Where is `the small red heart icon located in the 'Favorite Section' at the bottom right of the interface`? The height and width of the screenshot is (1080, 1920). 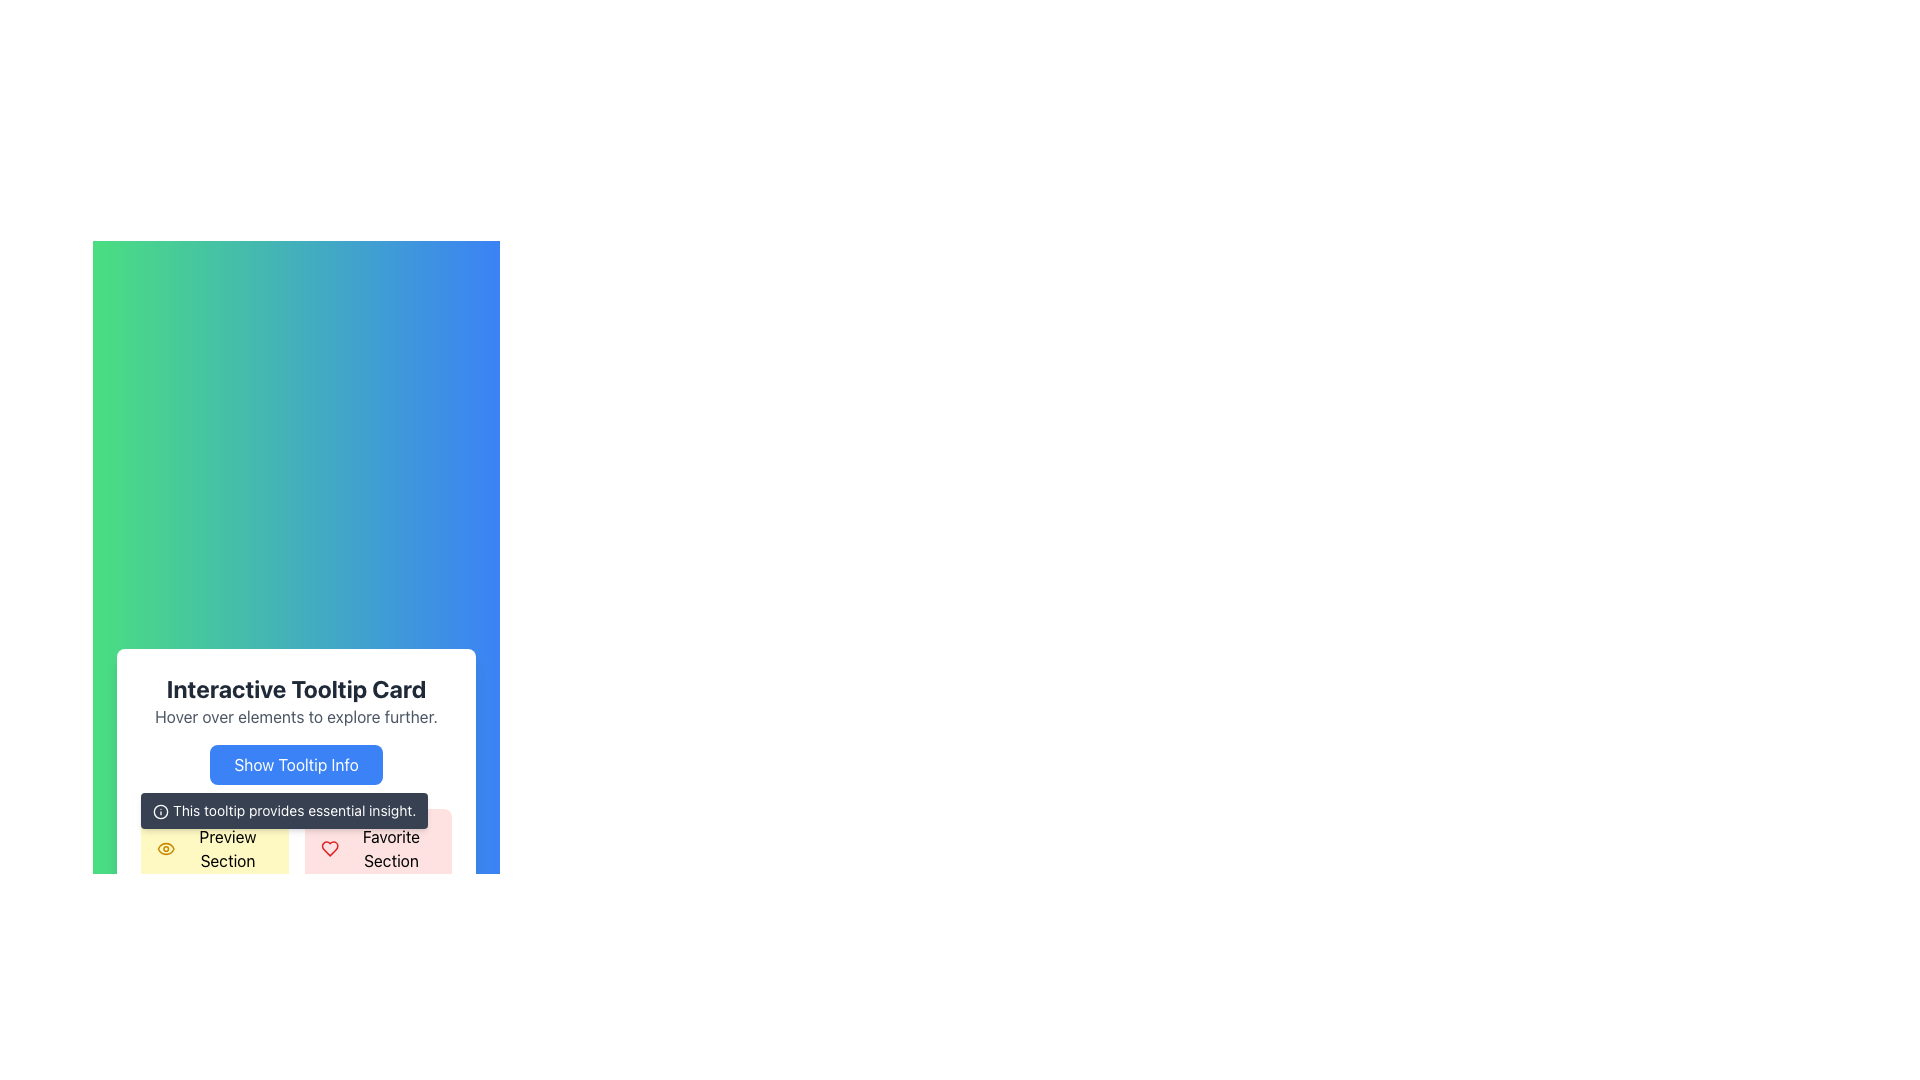 the small red heart icon located in the 'Favorite Section' at the bottom right of the interface is located at coordinates (329, 848).